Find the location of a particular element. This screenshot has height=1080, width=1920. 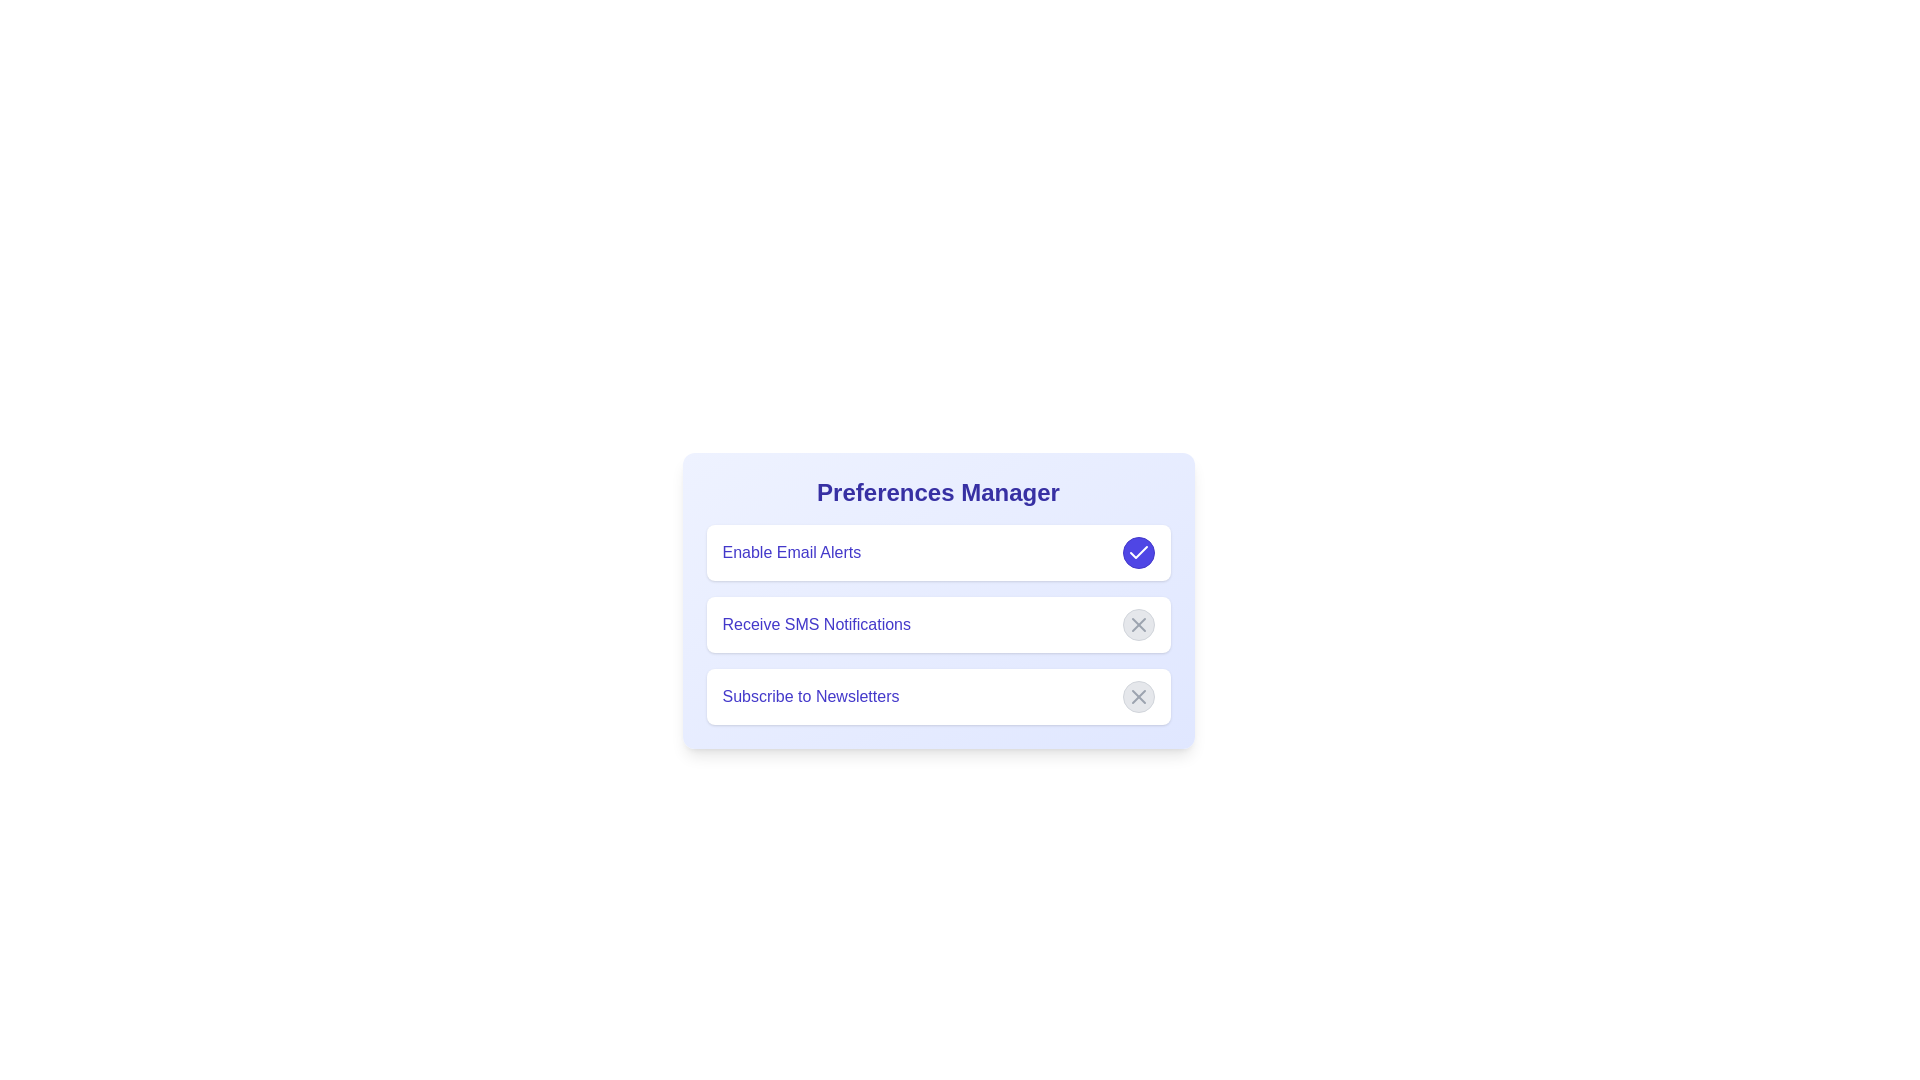

the Text Label that describes the preference for receiving SMS notifications, positioned between the 'Enable Email Alerts' and 'Subscribe to Newsletters' preference items is located at coordinates (816, 623).